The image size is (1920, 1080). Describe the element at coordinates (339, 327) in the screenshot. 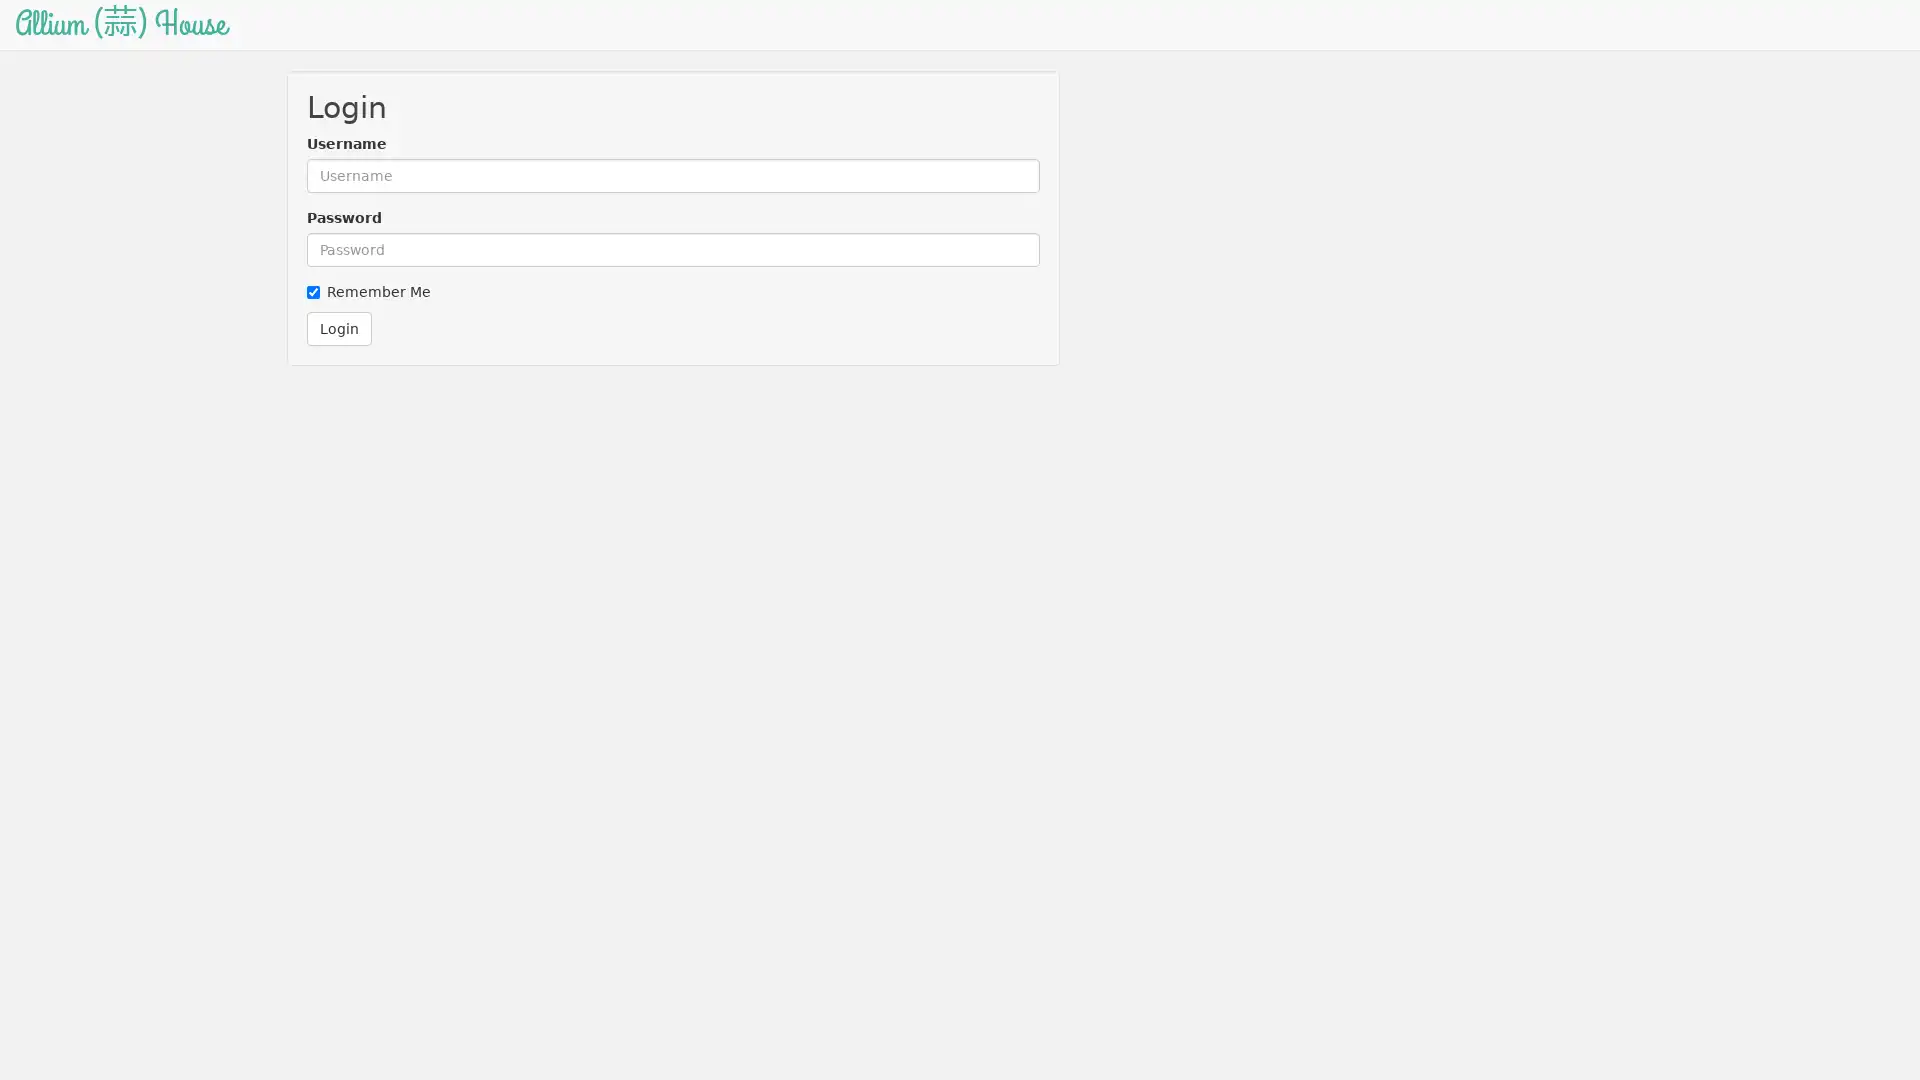

I see `Login` at that location.